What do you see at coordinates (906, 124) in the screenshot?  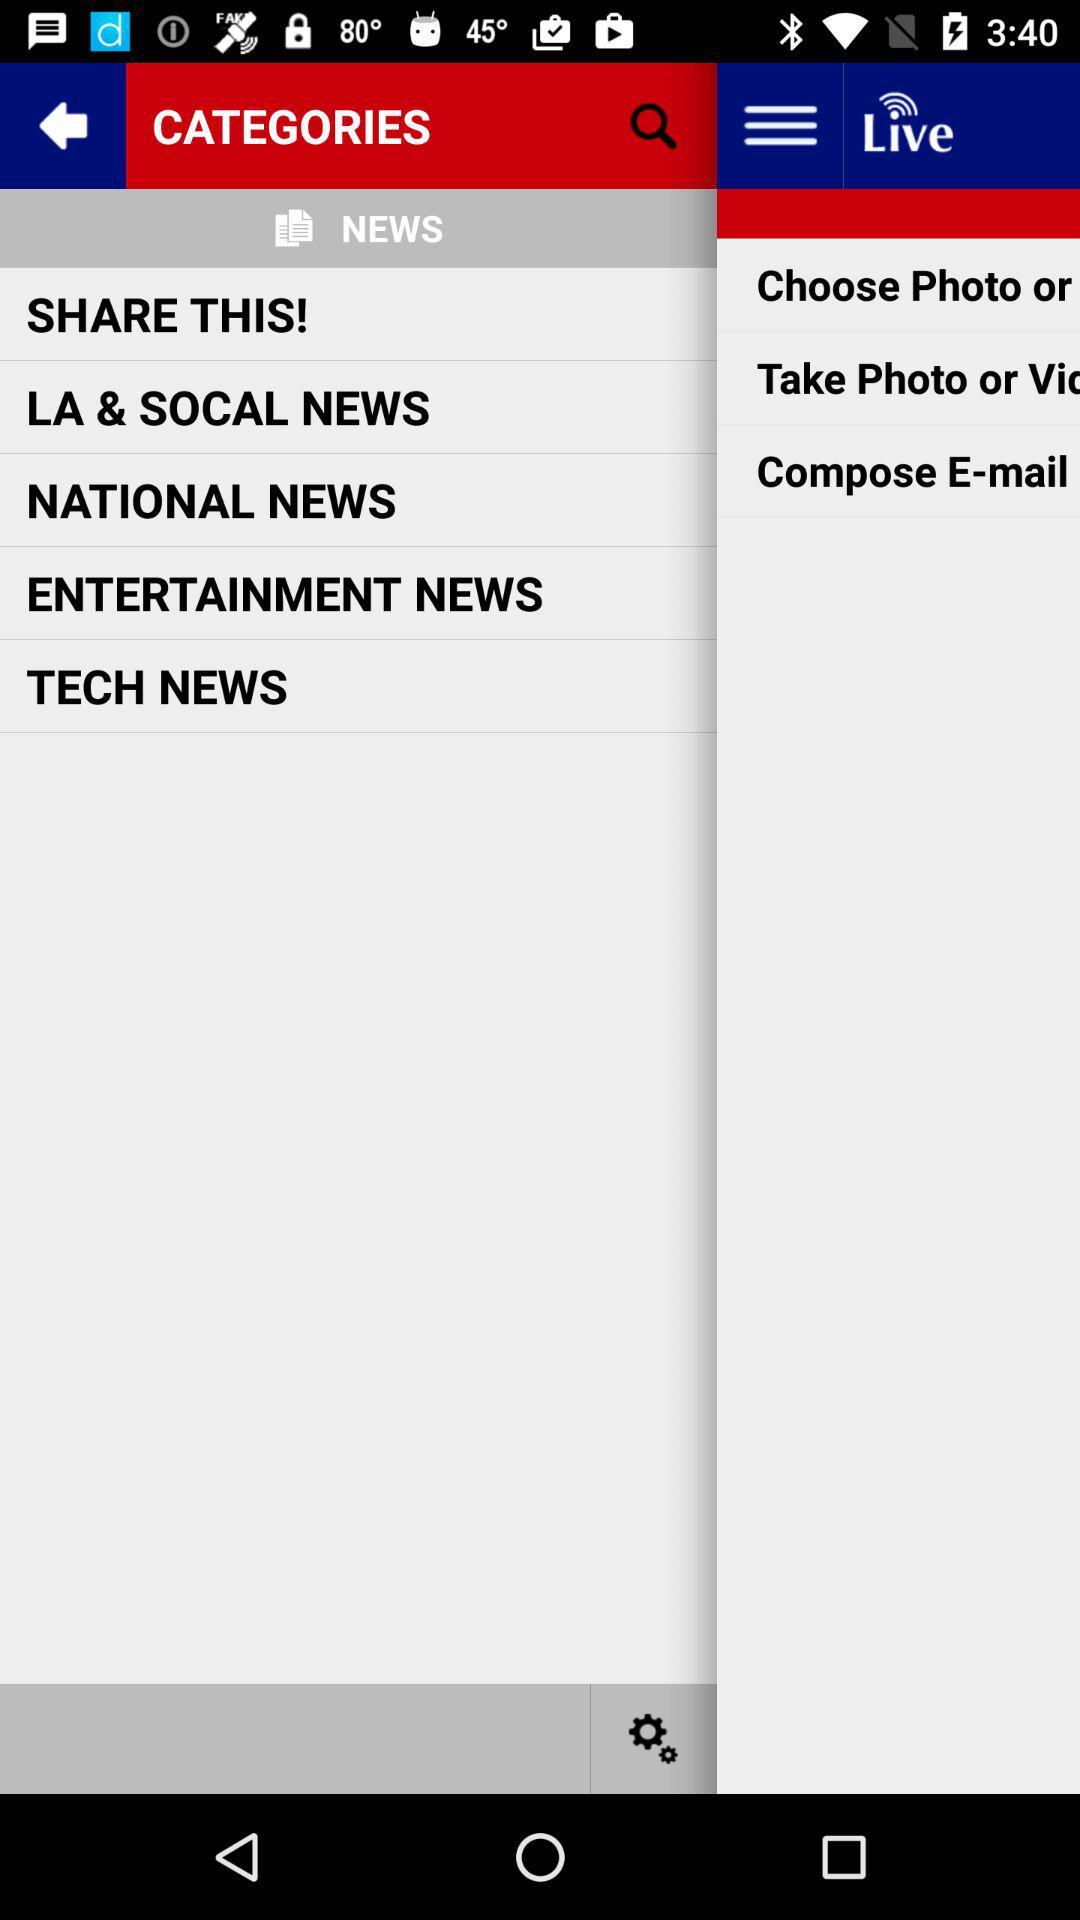 I see `watch live broadcast` at bounding box center [906, 124].